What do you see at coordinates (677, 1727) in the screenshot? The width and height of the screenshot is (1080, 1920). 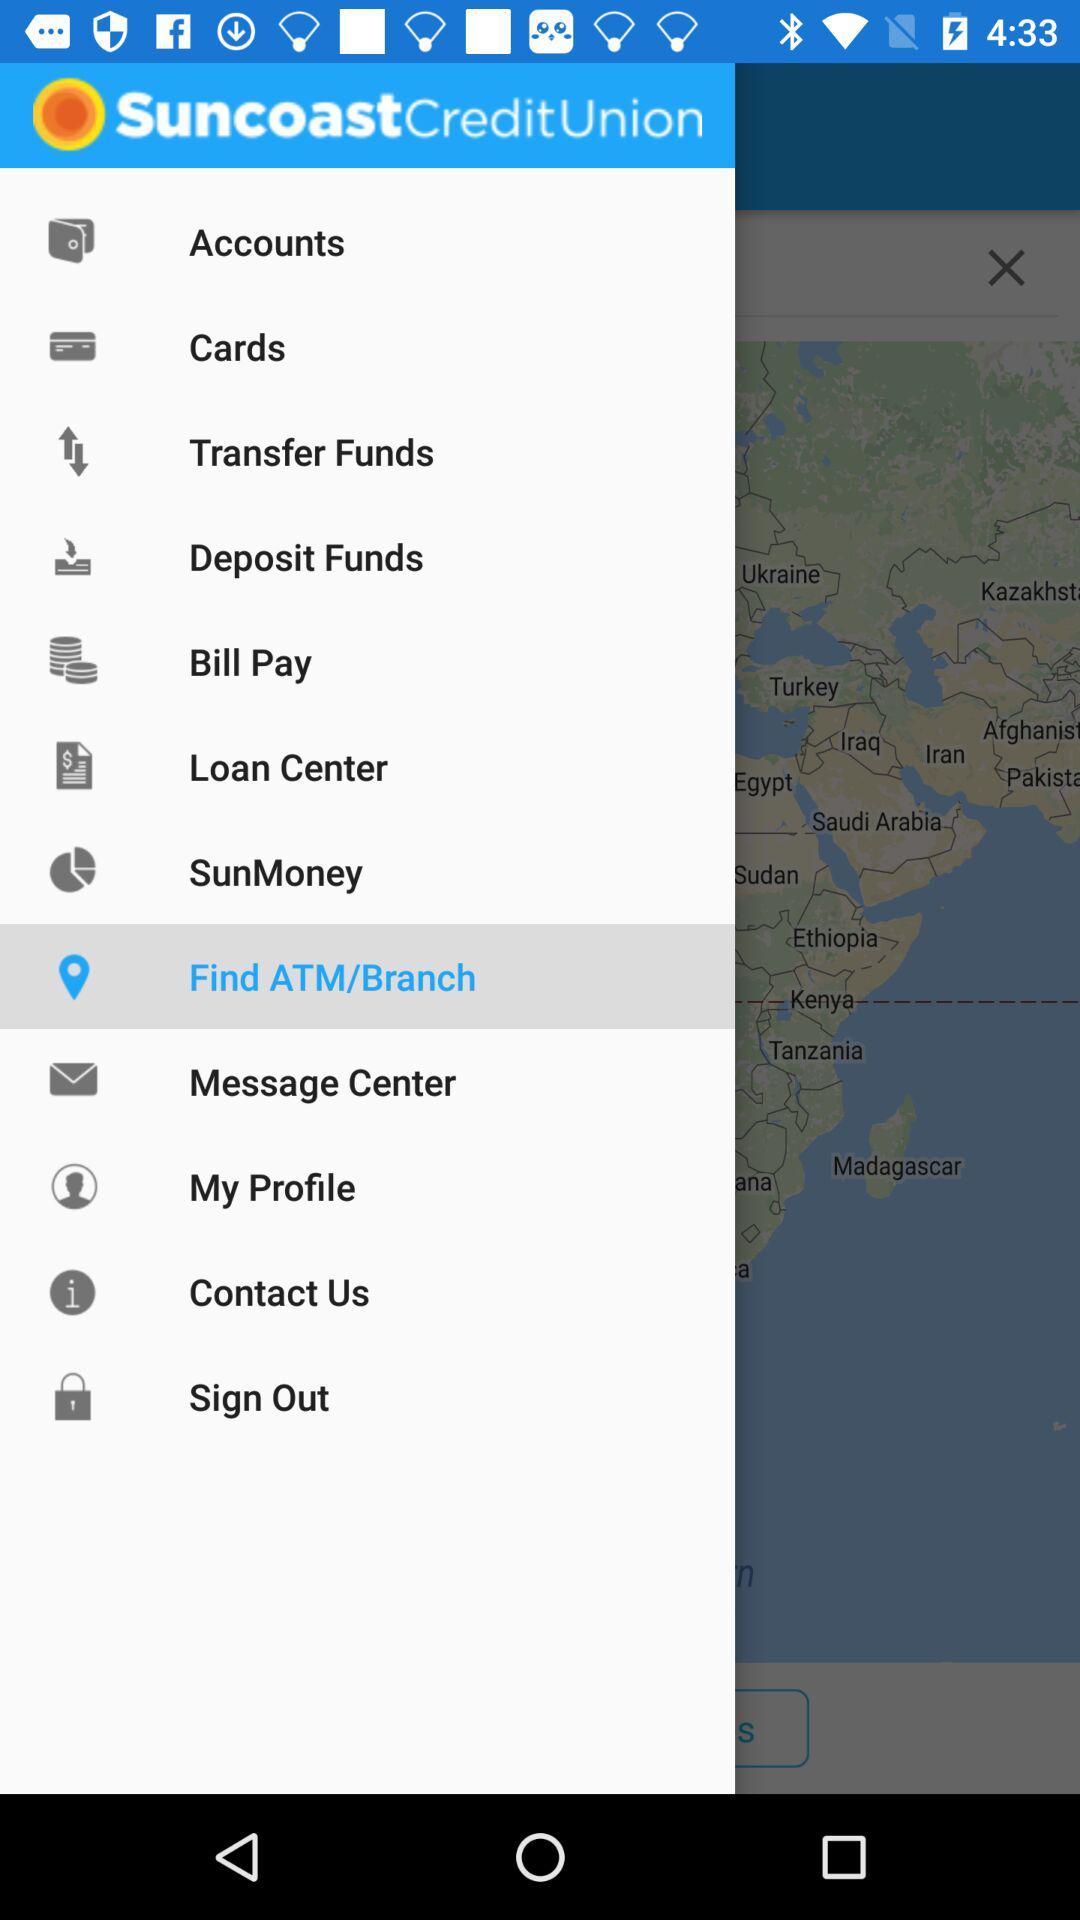 I see `the icon next to atms` at bounding box center [677, 1727].